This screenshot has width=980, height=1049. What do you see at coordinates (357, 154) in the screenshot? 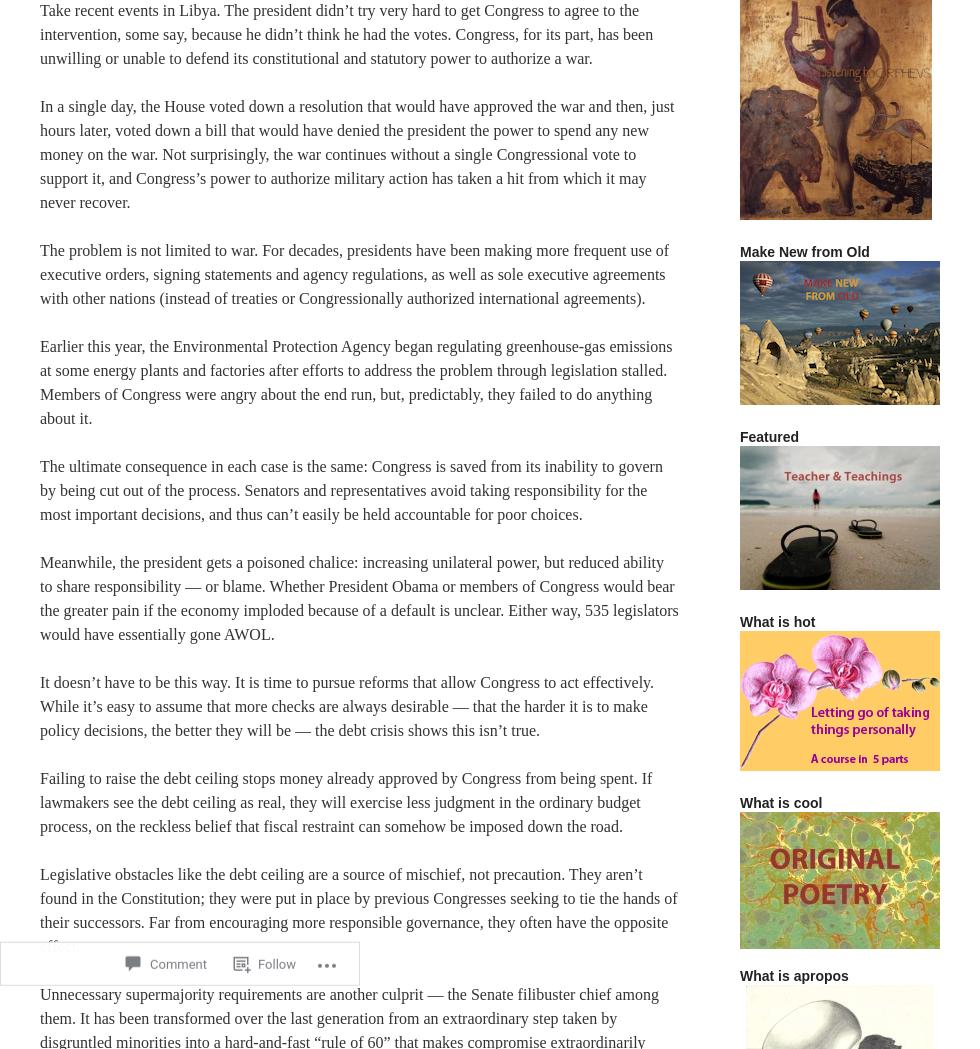
I see `'In a single day, the House voted down a resolution that would have approved the war and then, just hours later, voted down a bill that would have denied the president the power to spend any new money on the war. Not surprisingly, the war continues without a single Congressional vote to support it, and Congress’s power to authorize military action has taken a hit from which it may never recover.'` at bounding box center [357, 154].